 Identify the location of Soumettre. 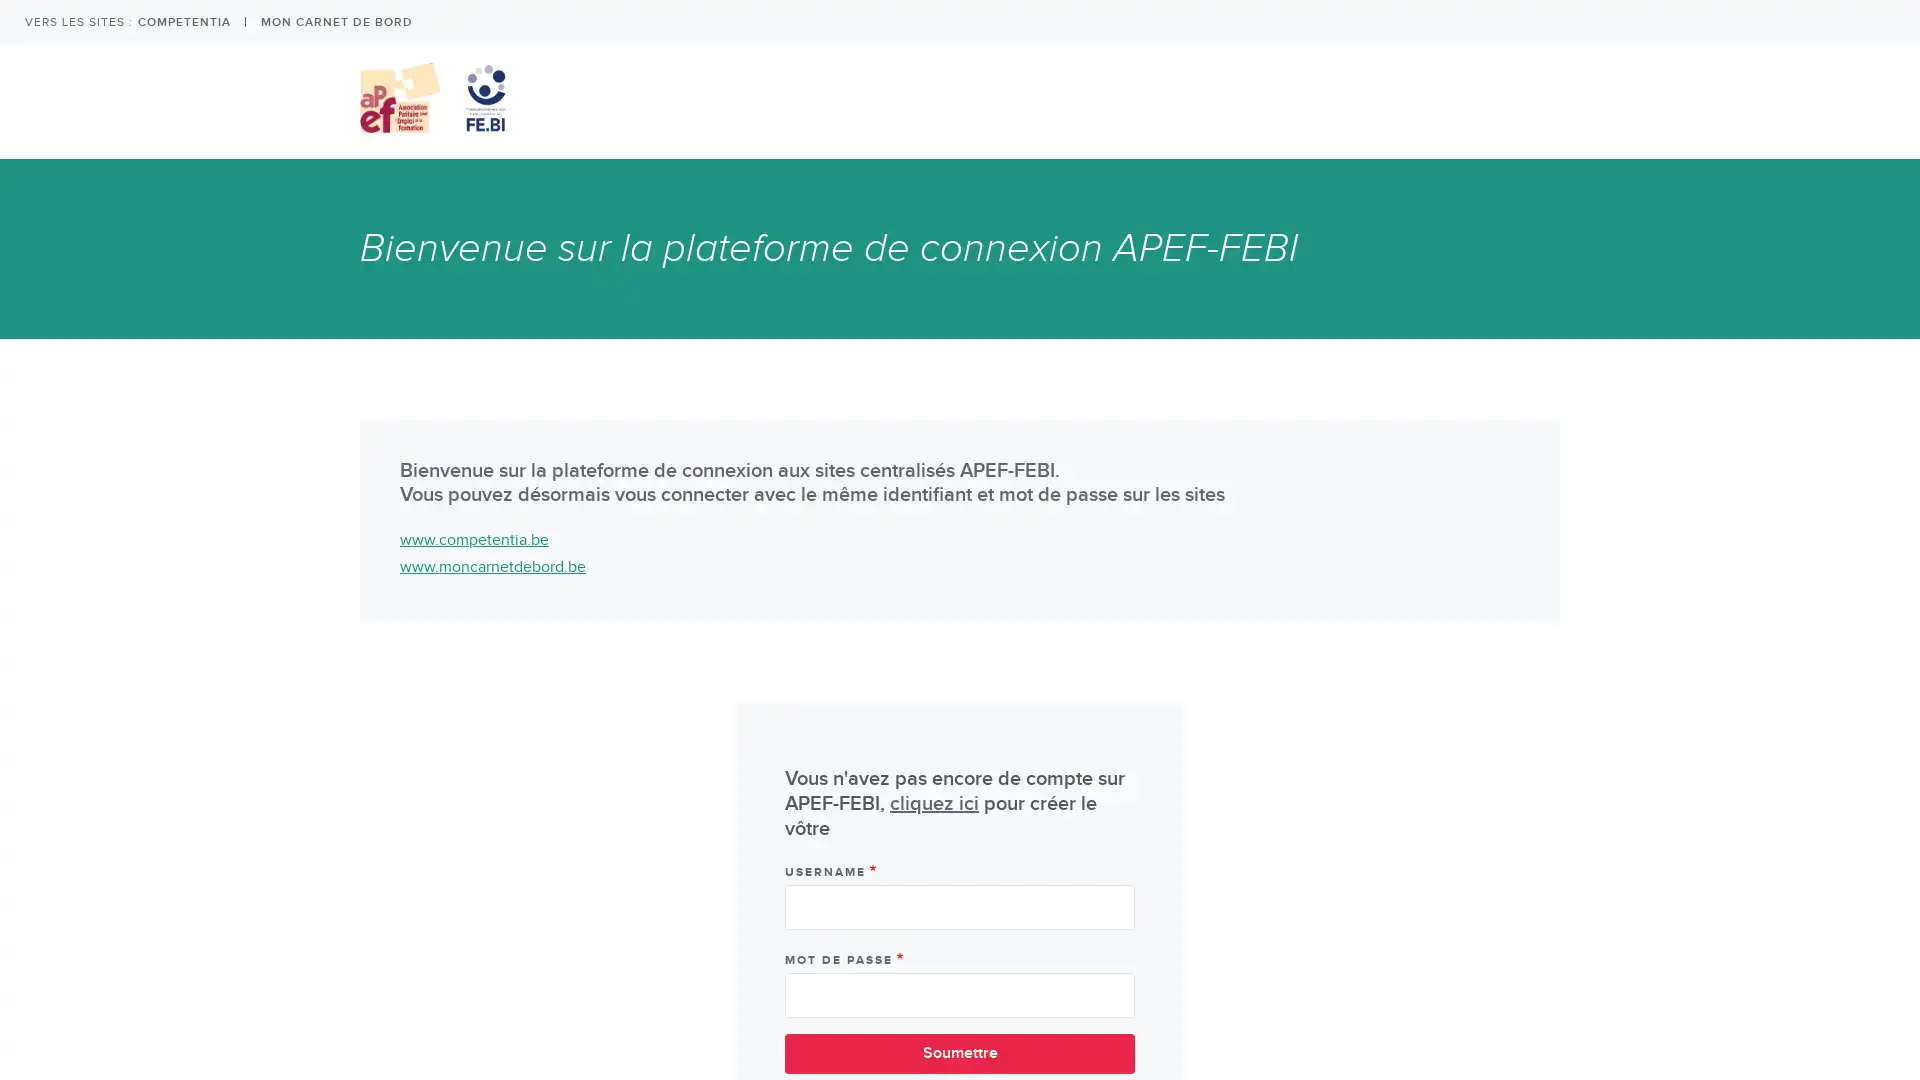
(960, 1052).